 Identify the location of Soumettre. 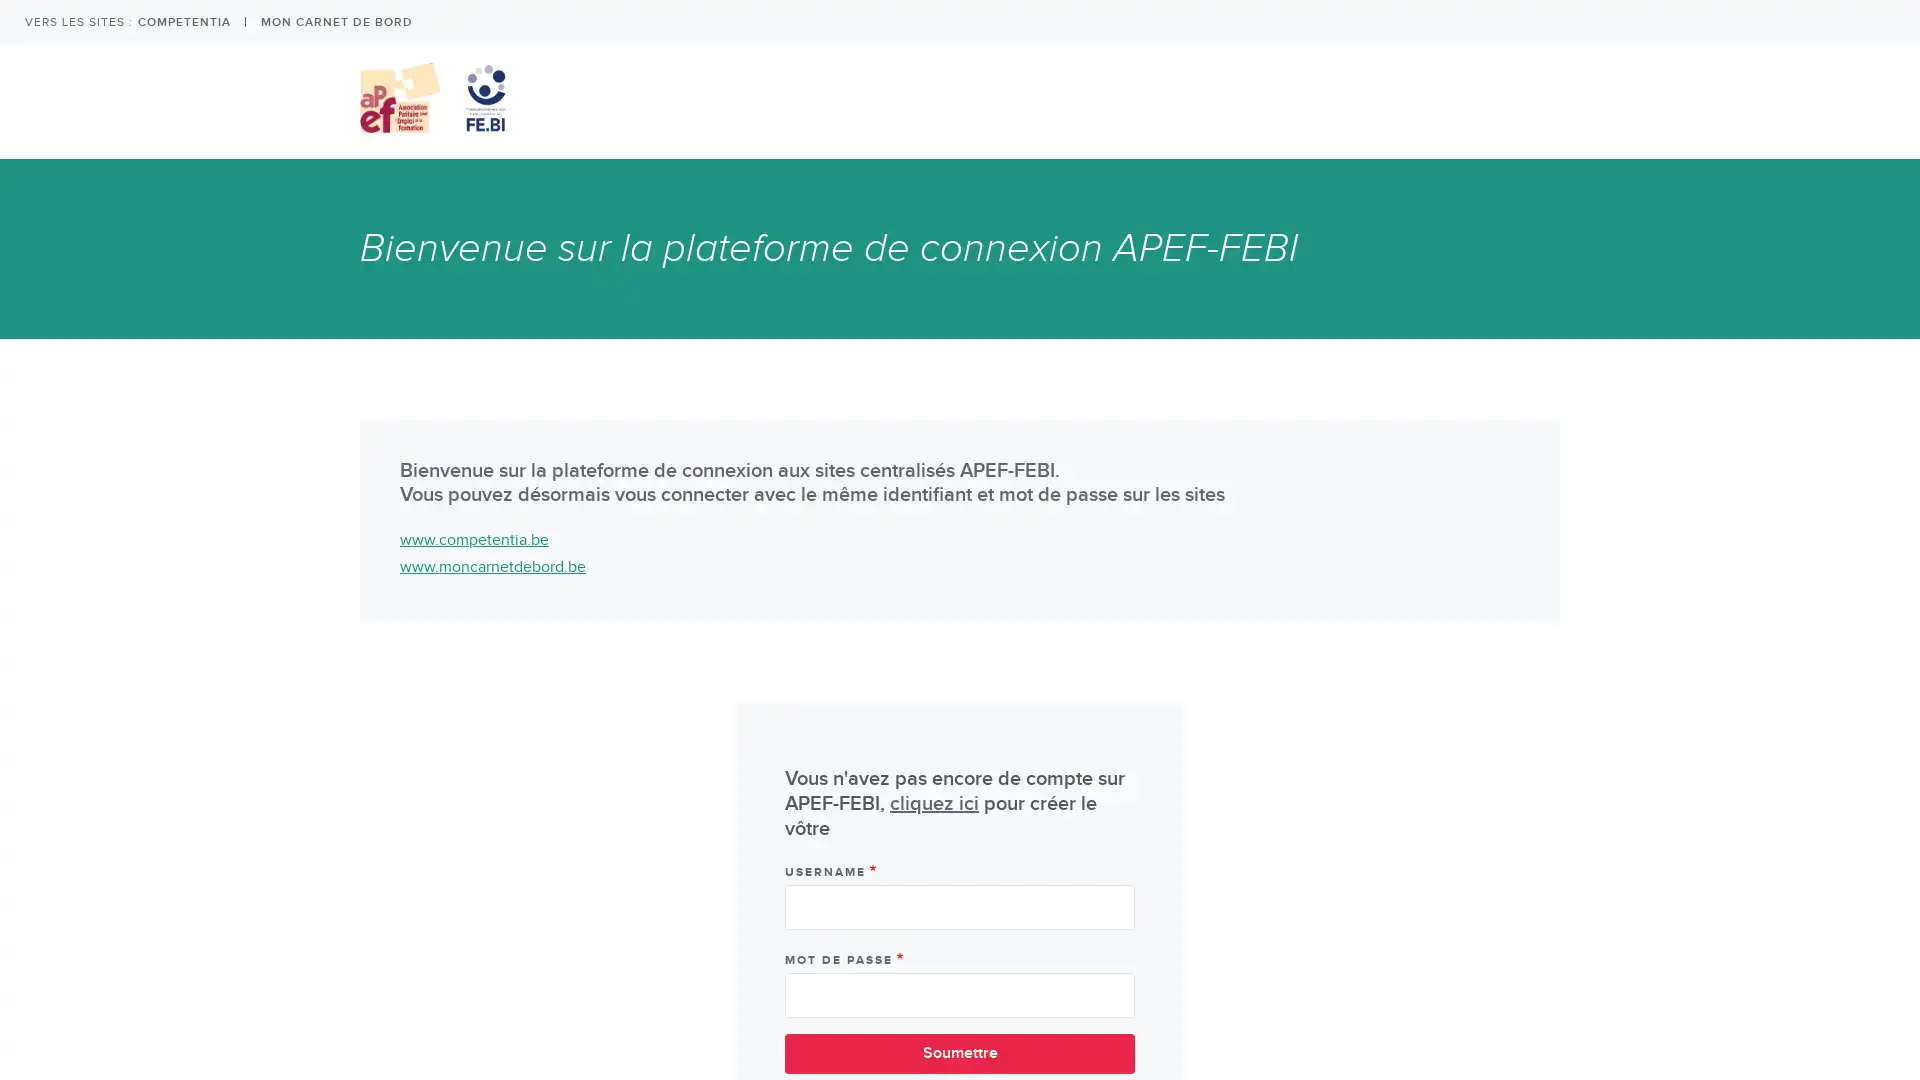
(960, 1052).